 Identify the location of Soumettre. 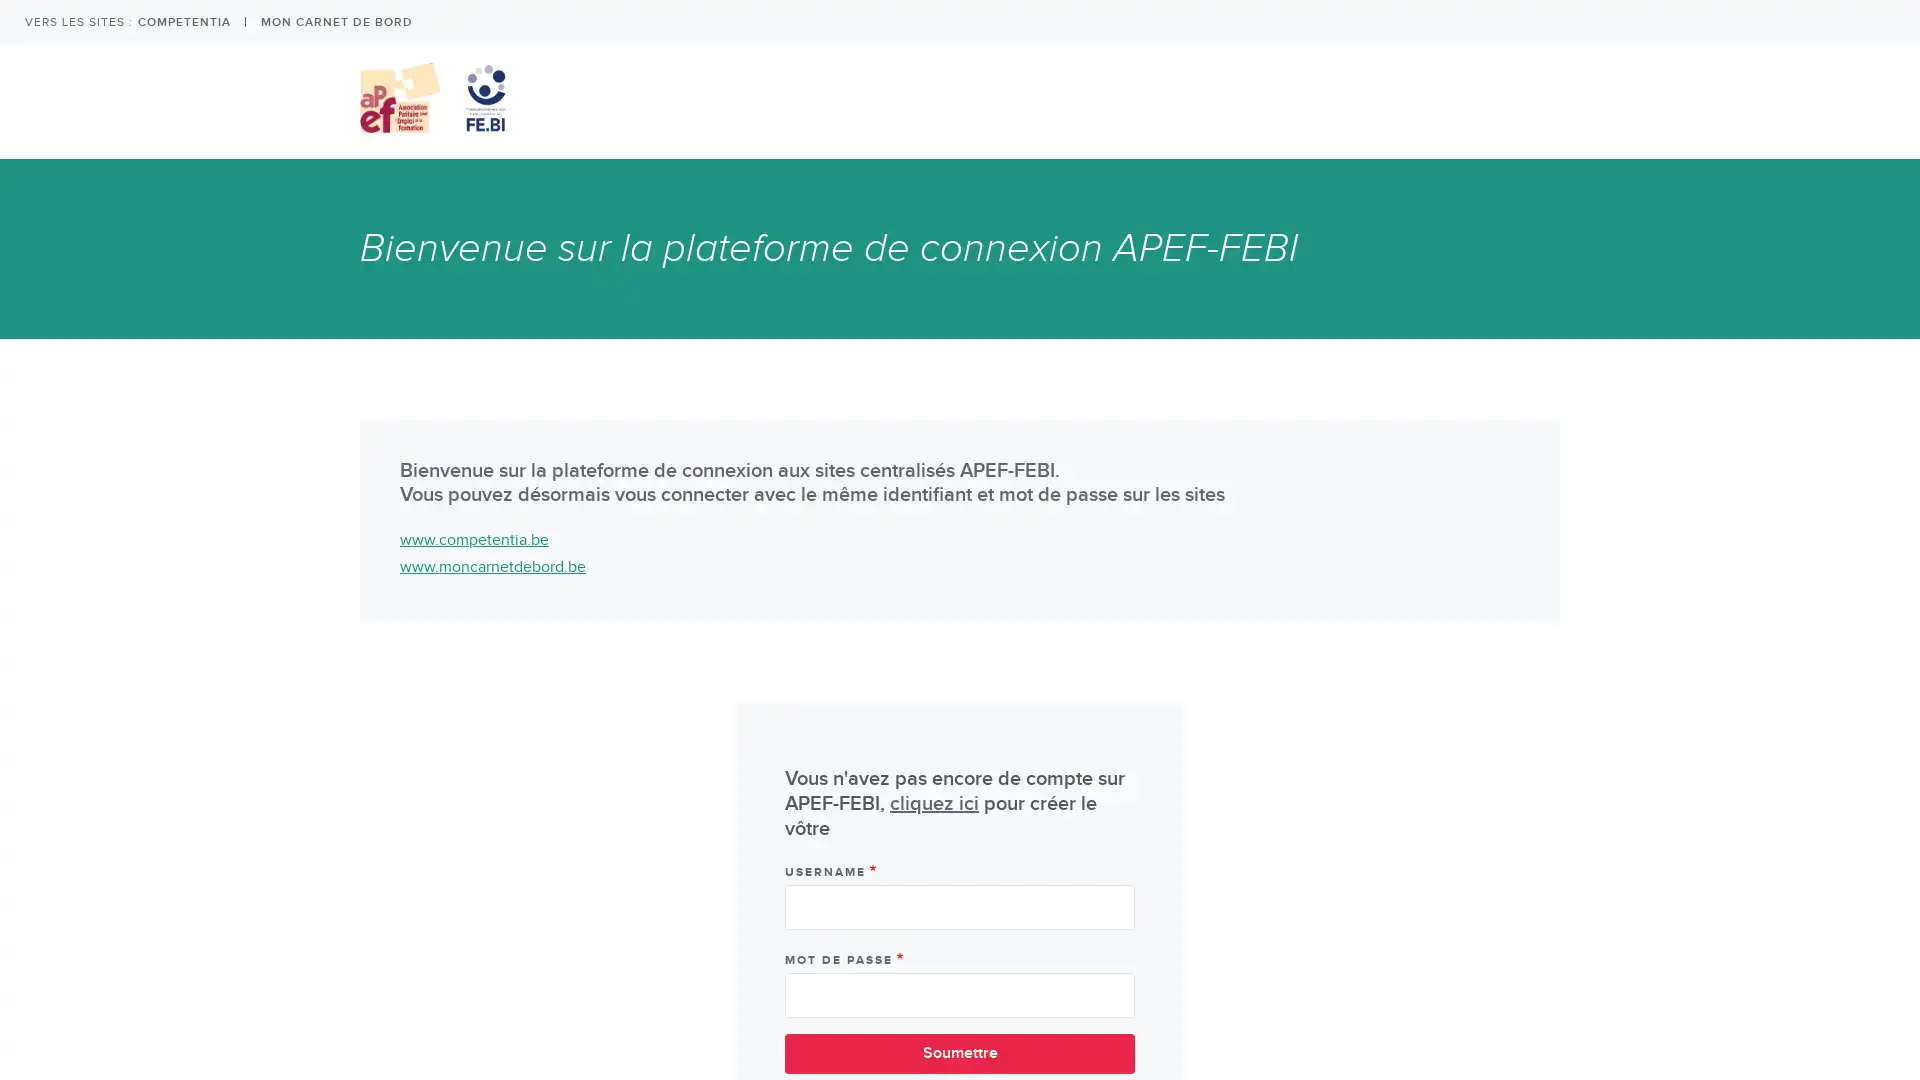
(960, 1052).